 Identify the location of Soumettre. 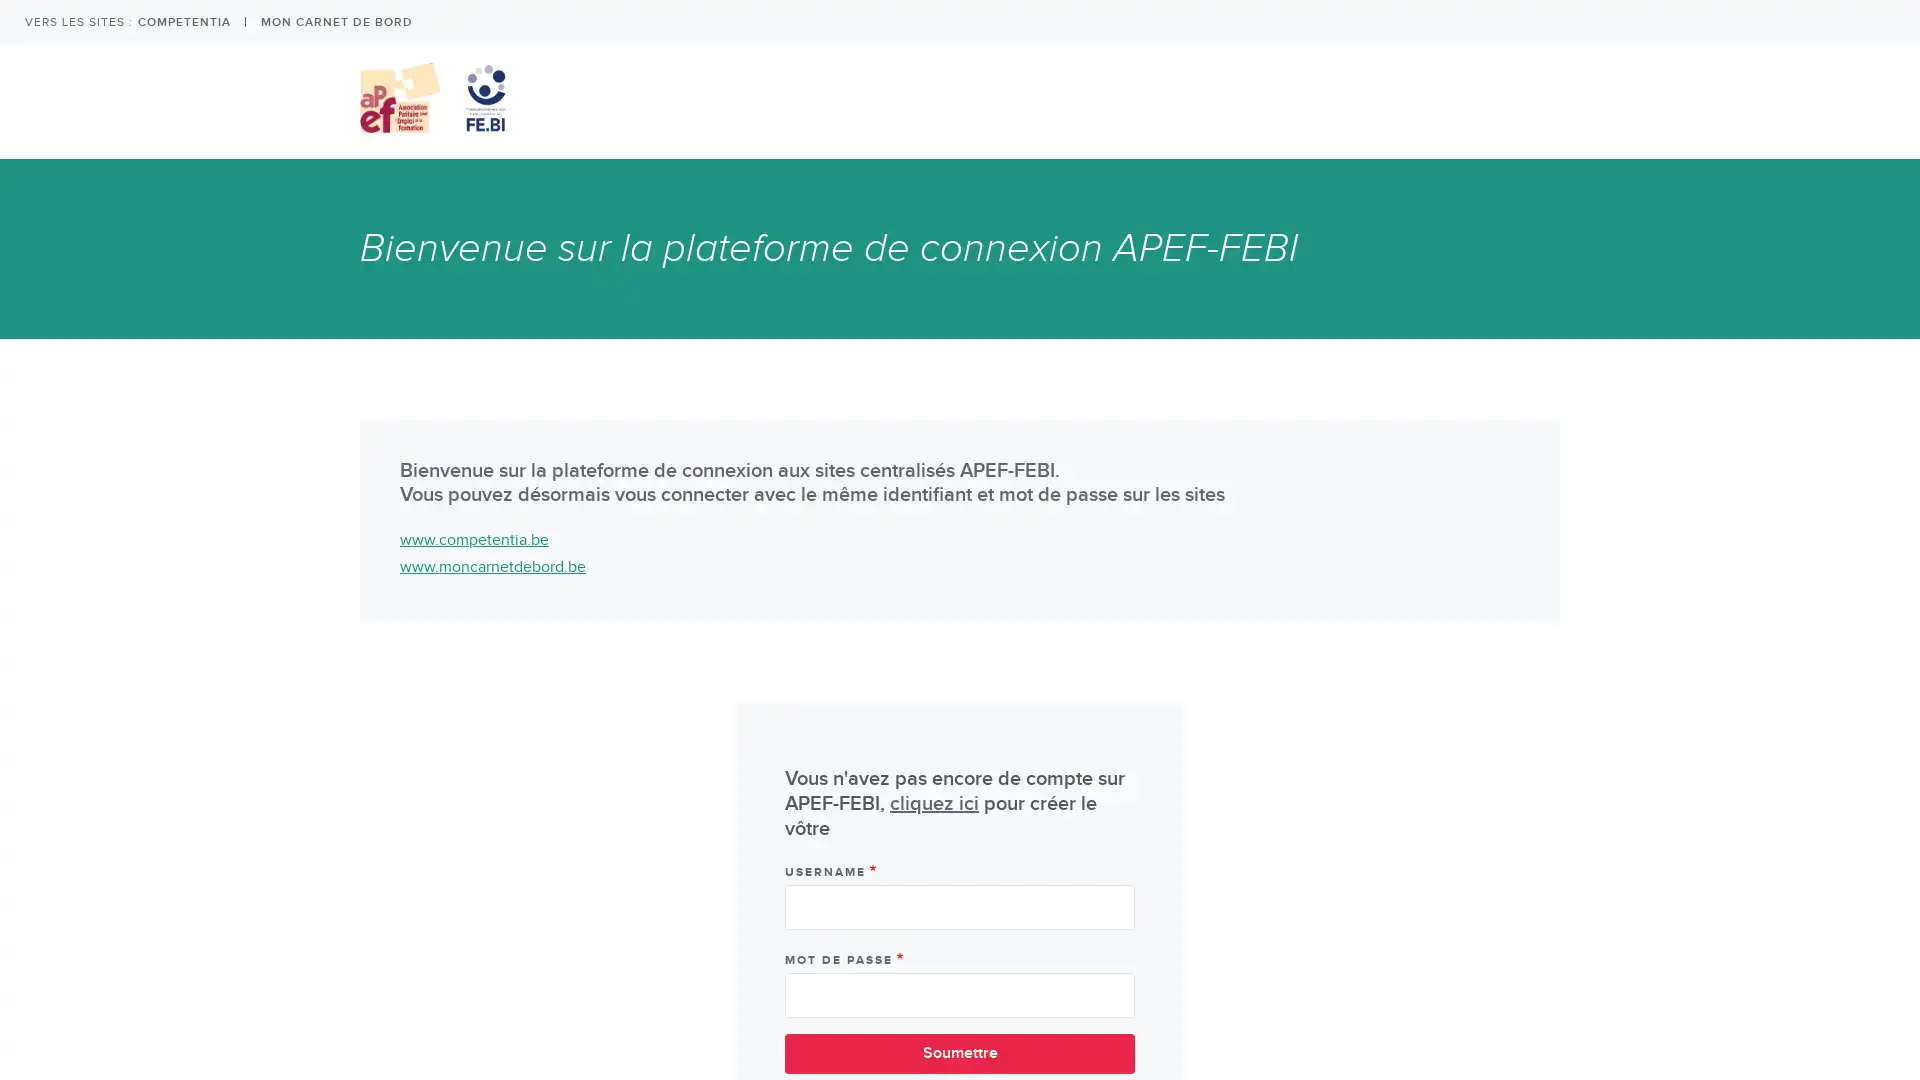
(960, 1052).